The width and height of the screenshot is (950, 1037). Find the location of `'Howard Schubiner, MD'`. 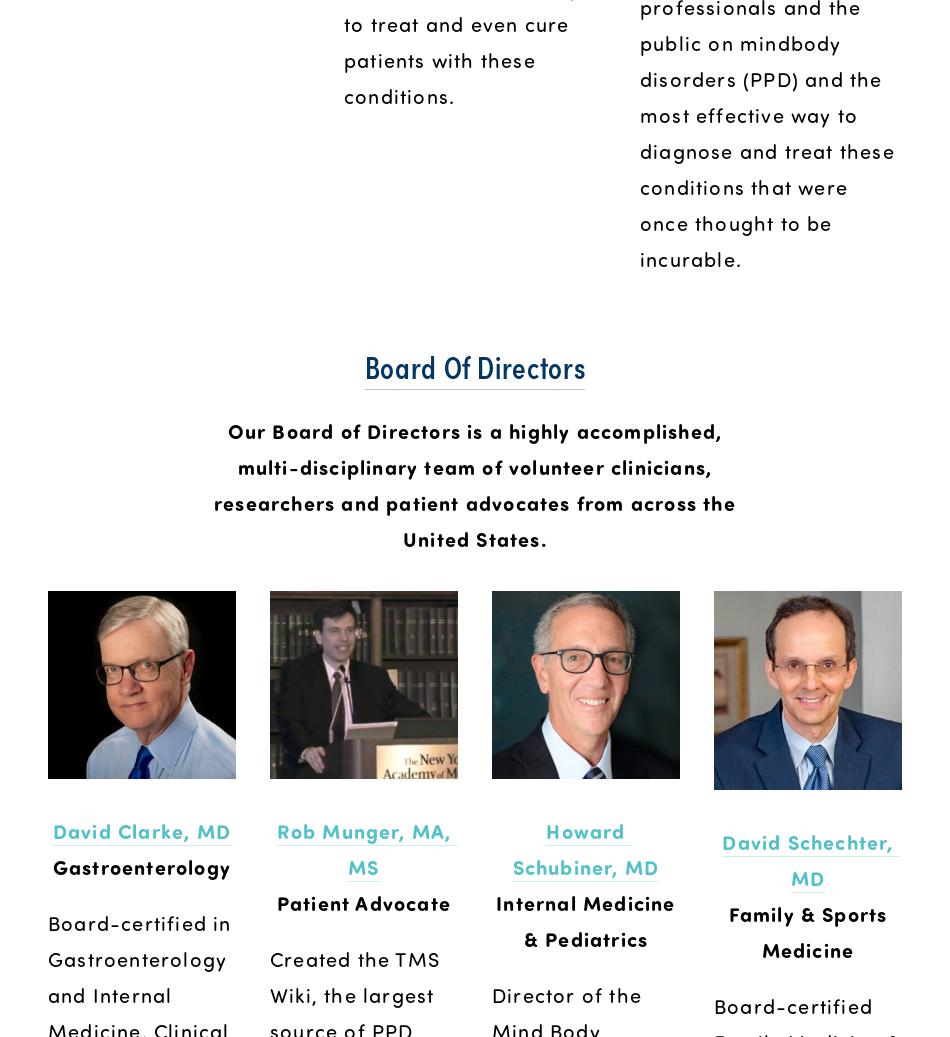

'Howard Schubiner, MD' is located at coordinates (585, 847).